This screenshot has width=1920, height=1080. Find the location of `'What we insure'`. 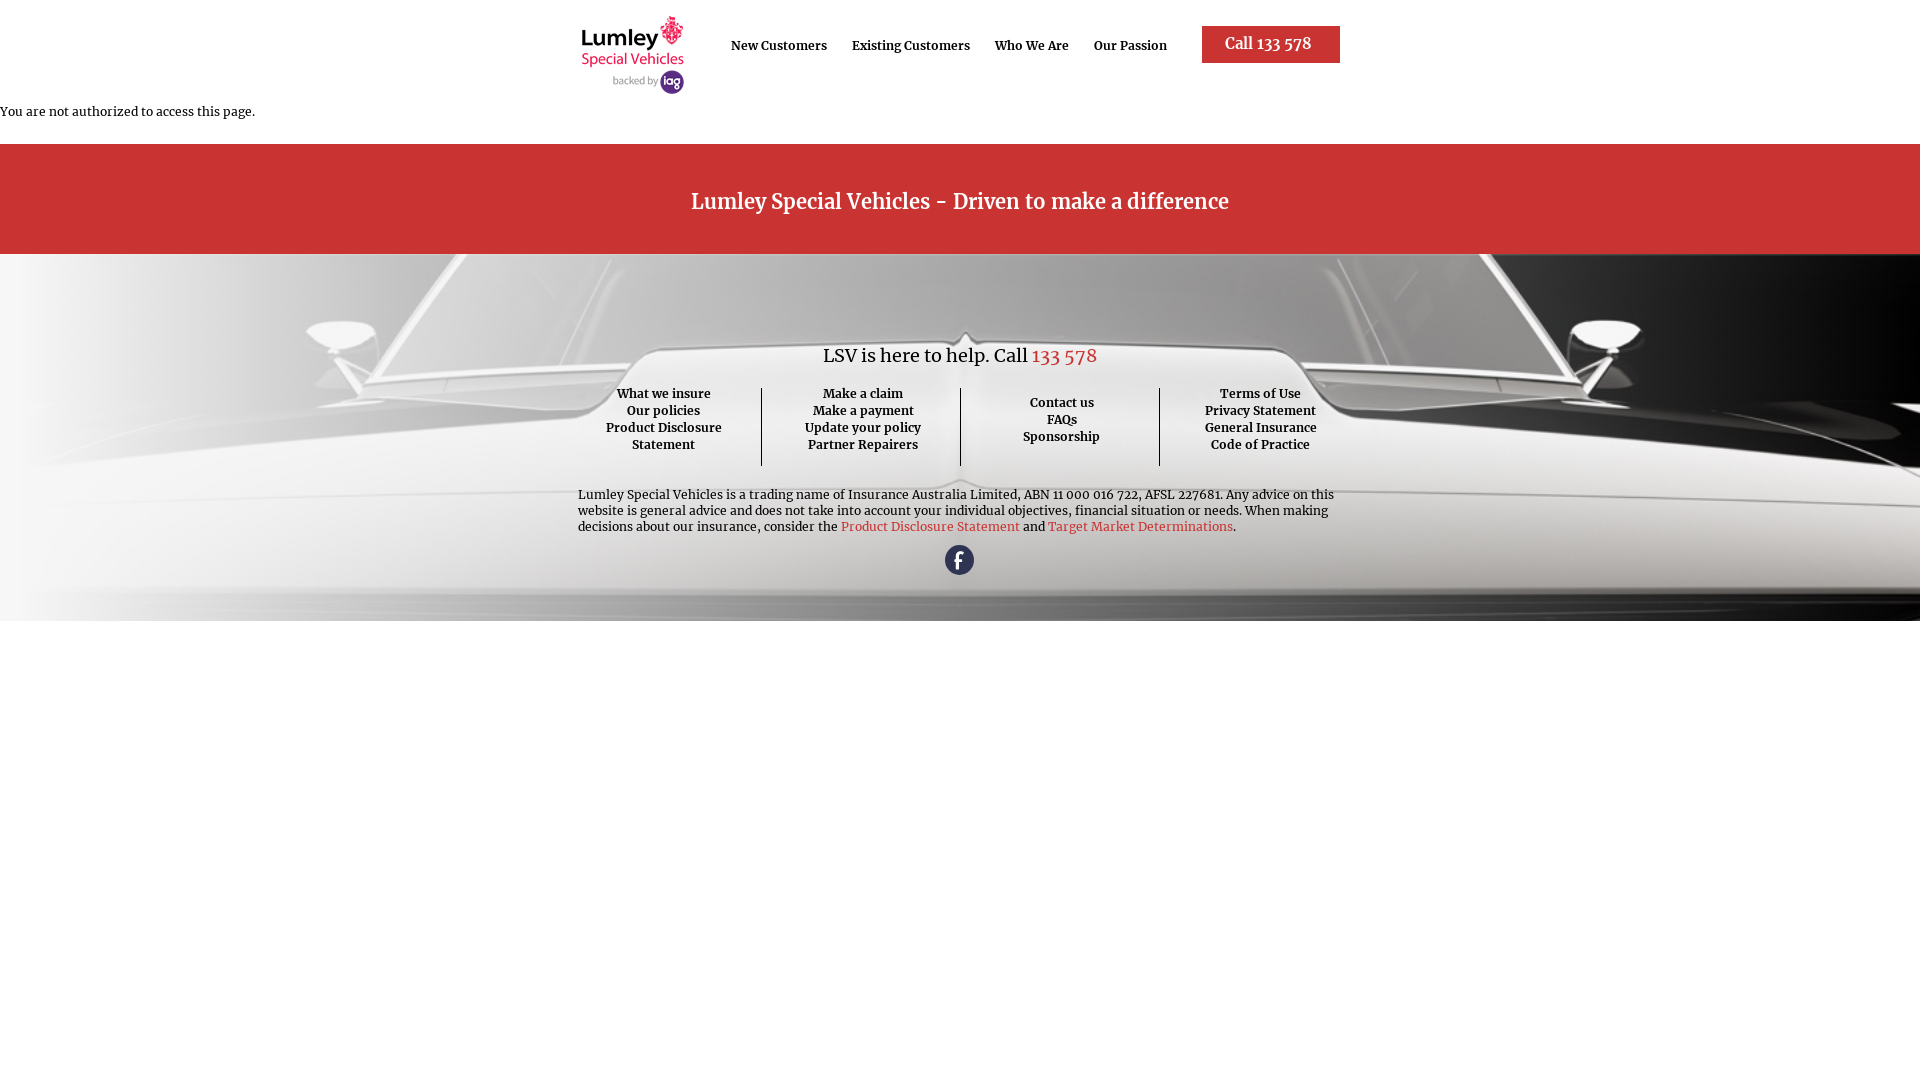

'What we insure' is located at coordinates (604, 393).